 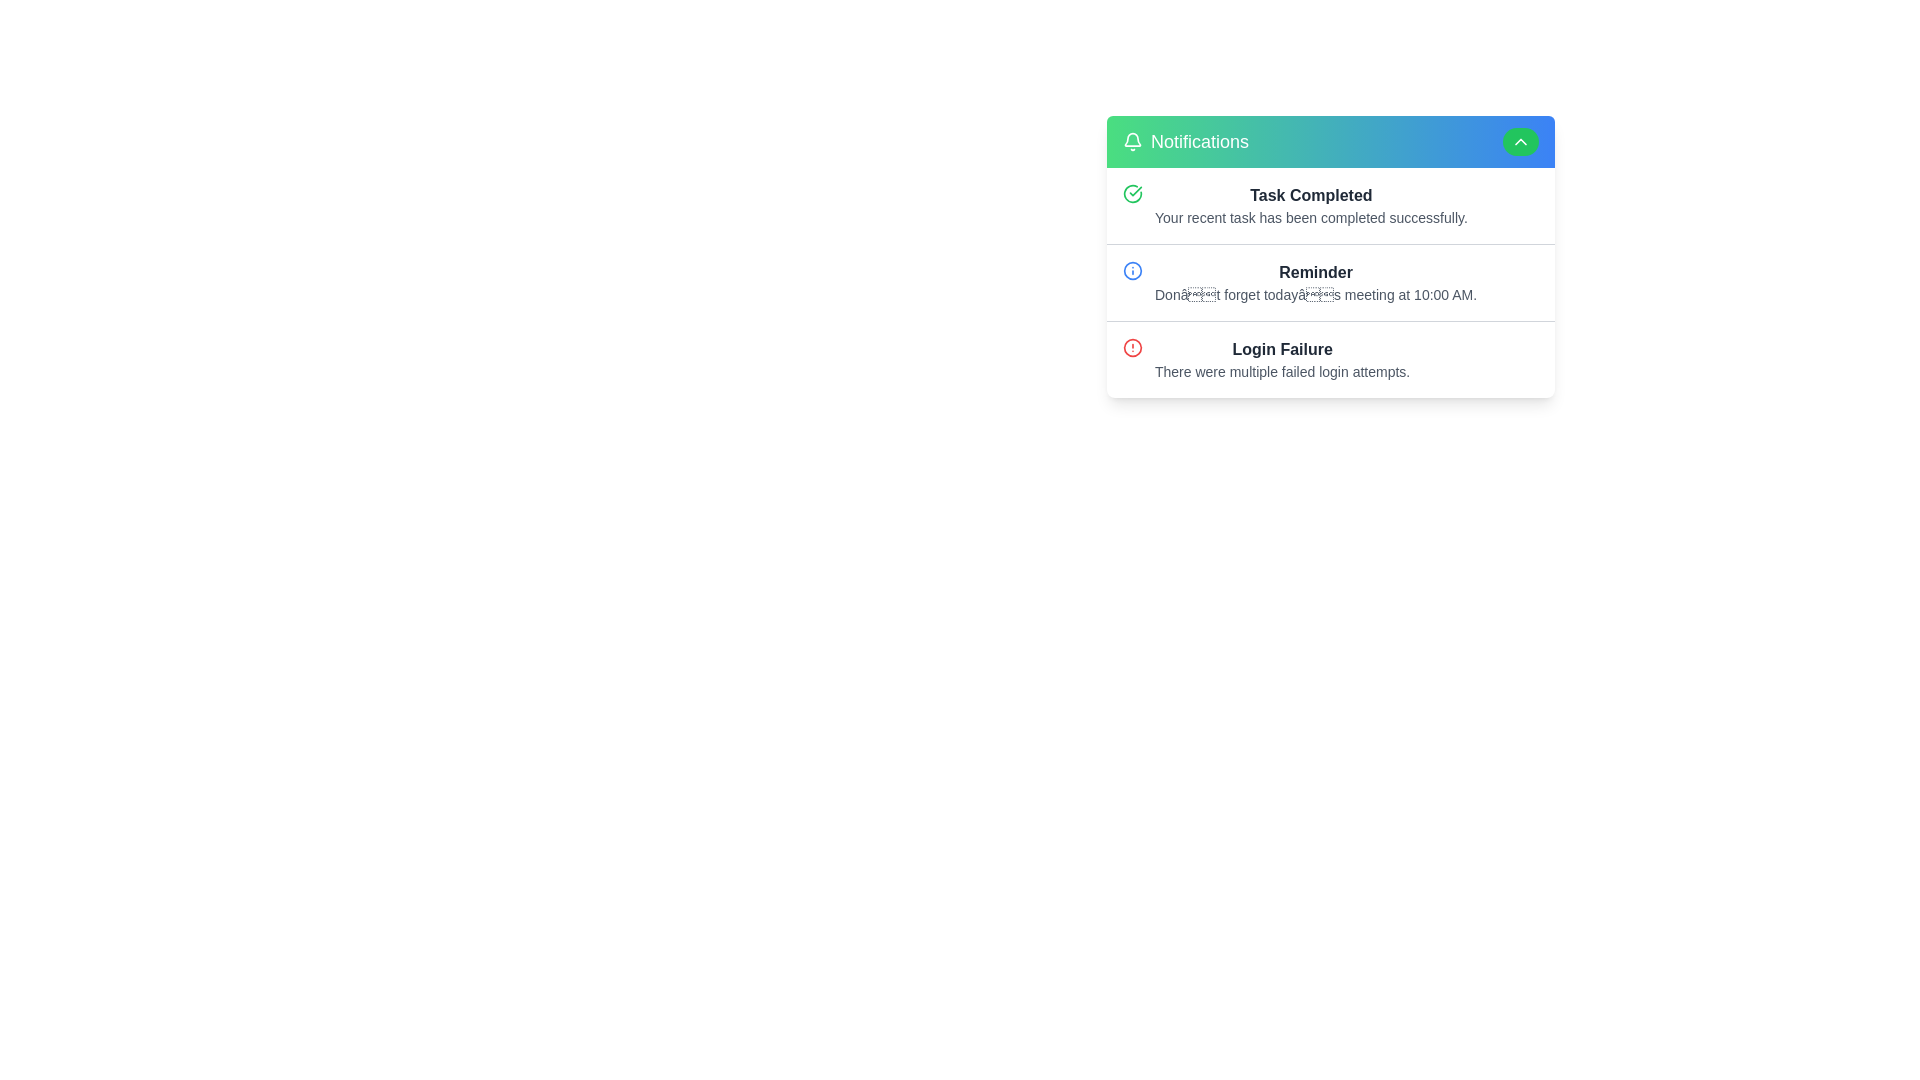 I want to click on the notification message about the meeting scheduled for 10:00 AM today to potentially trigger a detailed view or response options, so click(x=1315, y=282).